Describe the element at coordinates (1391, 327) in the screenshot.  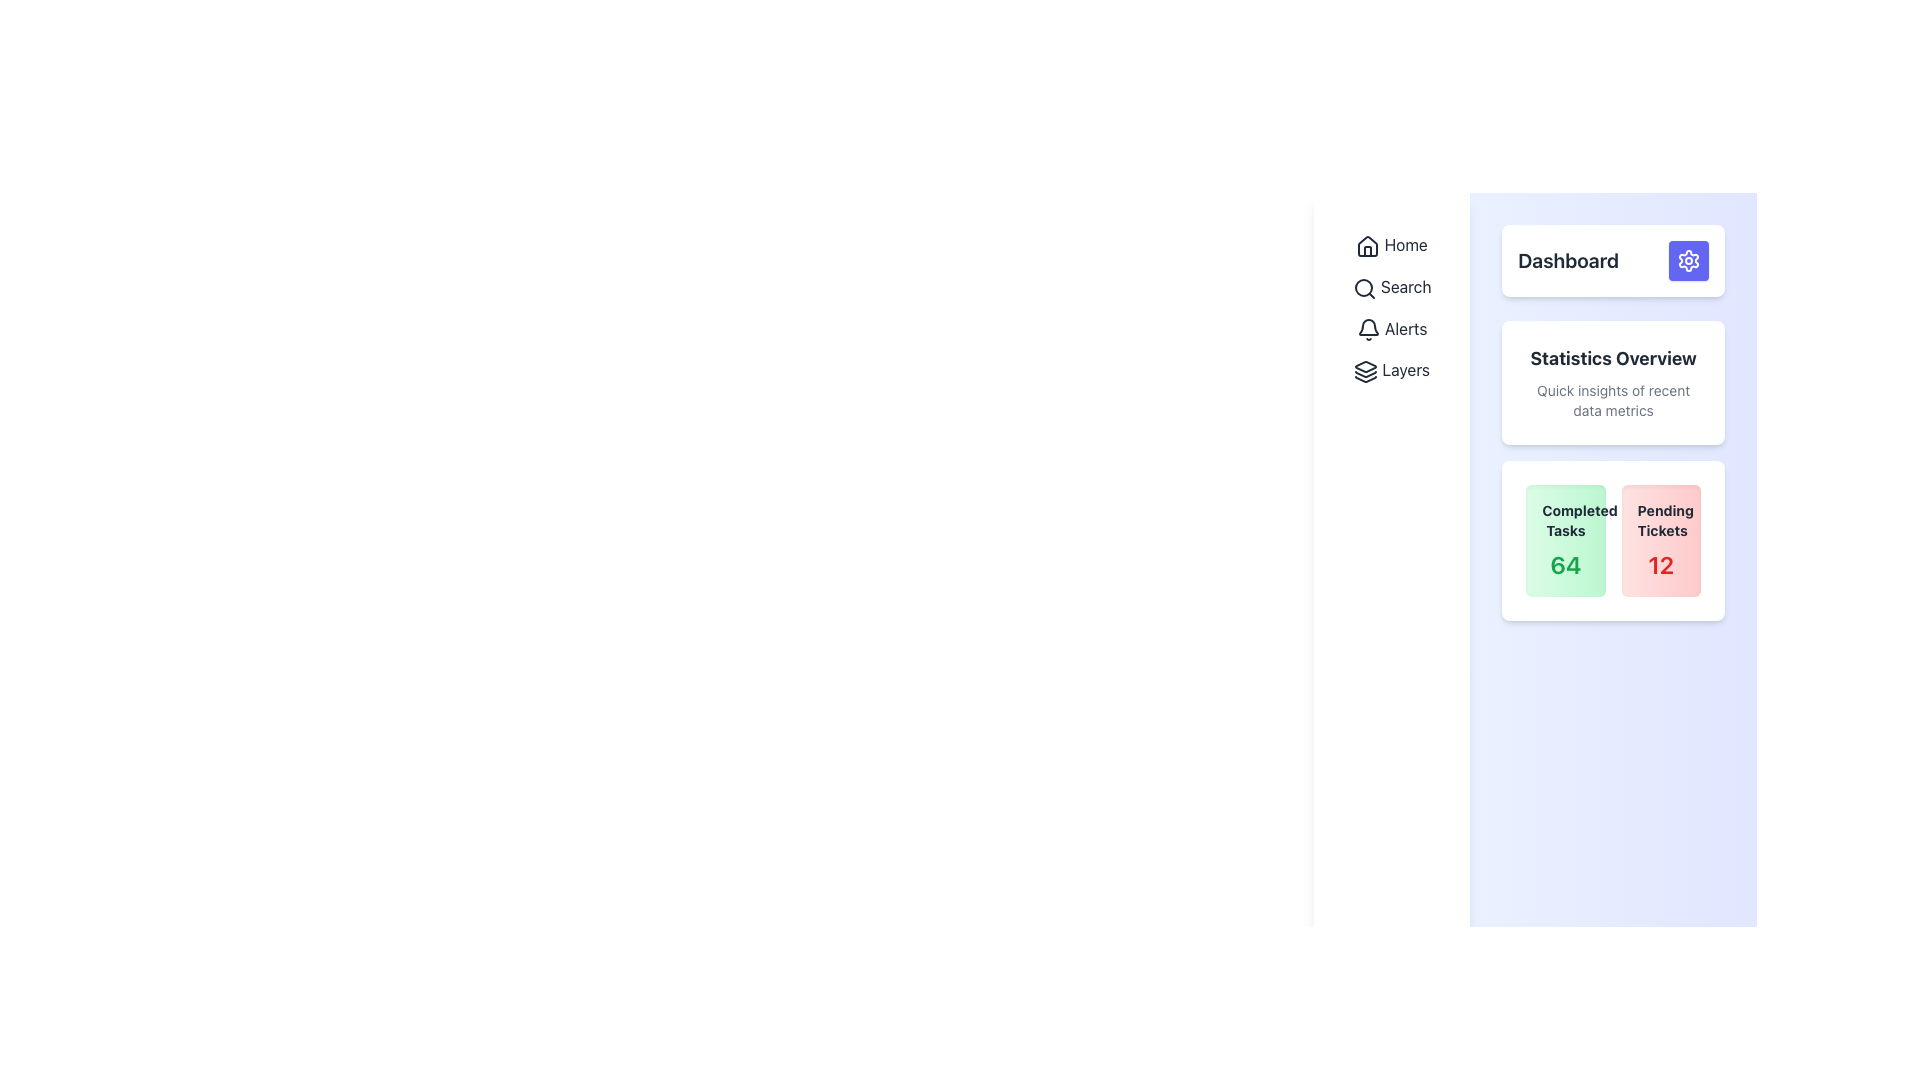
I see `the third item in the vertical navigation menu, which serves as a navigation link to the 'Alerts' section of the application, represented by a bell icon` at that location.